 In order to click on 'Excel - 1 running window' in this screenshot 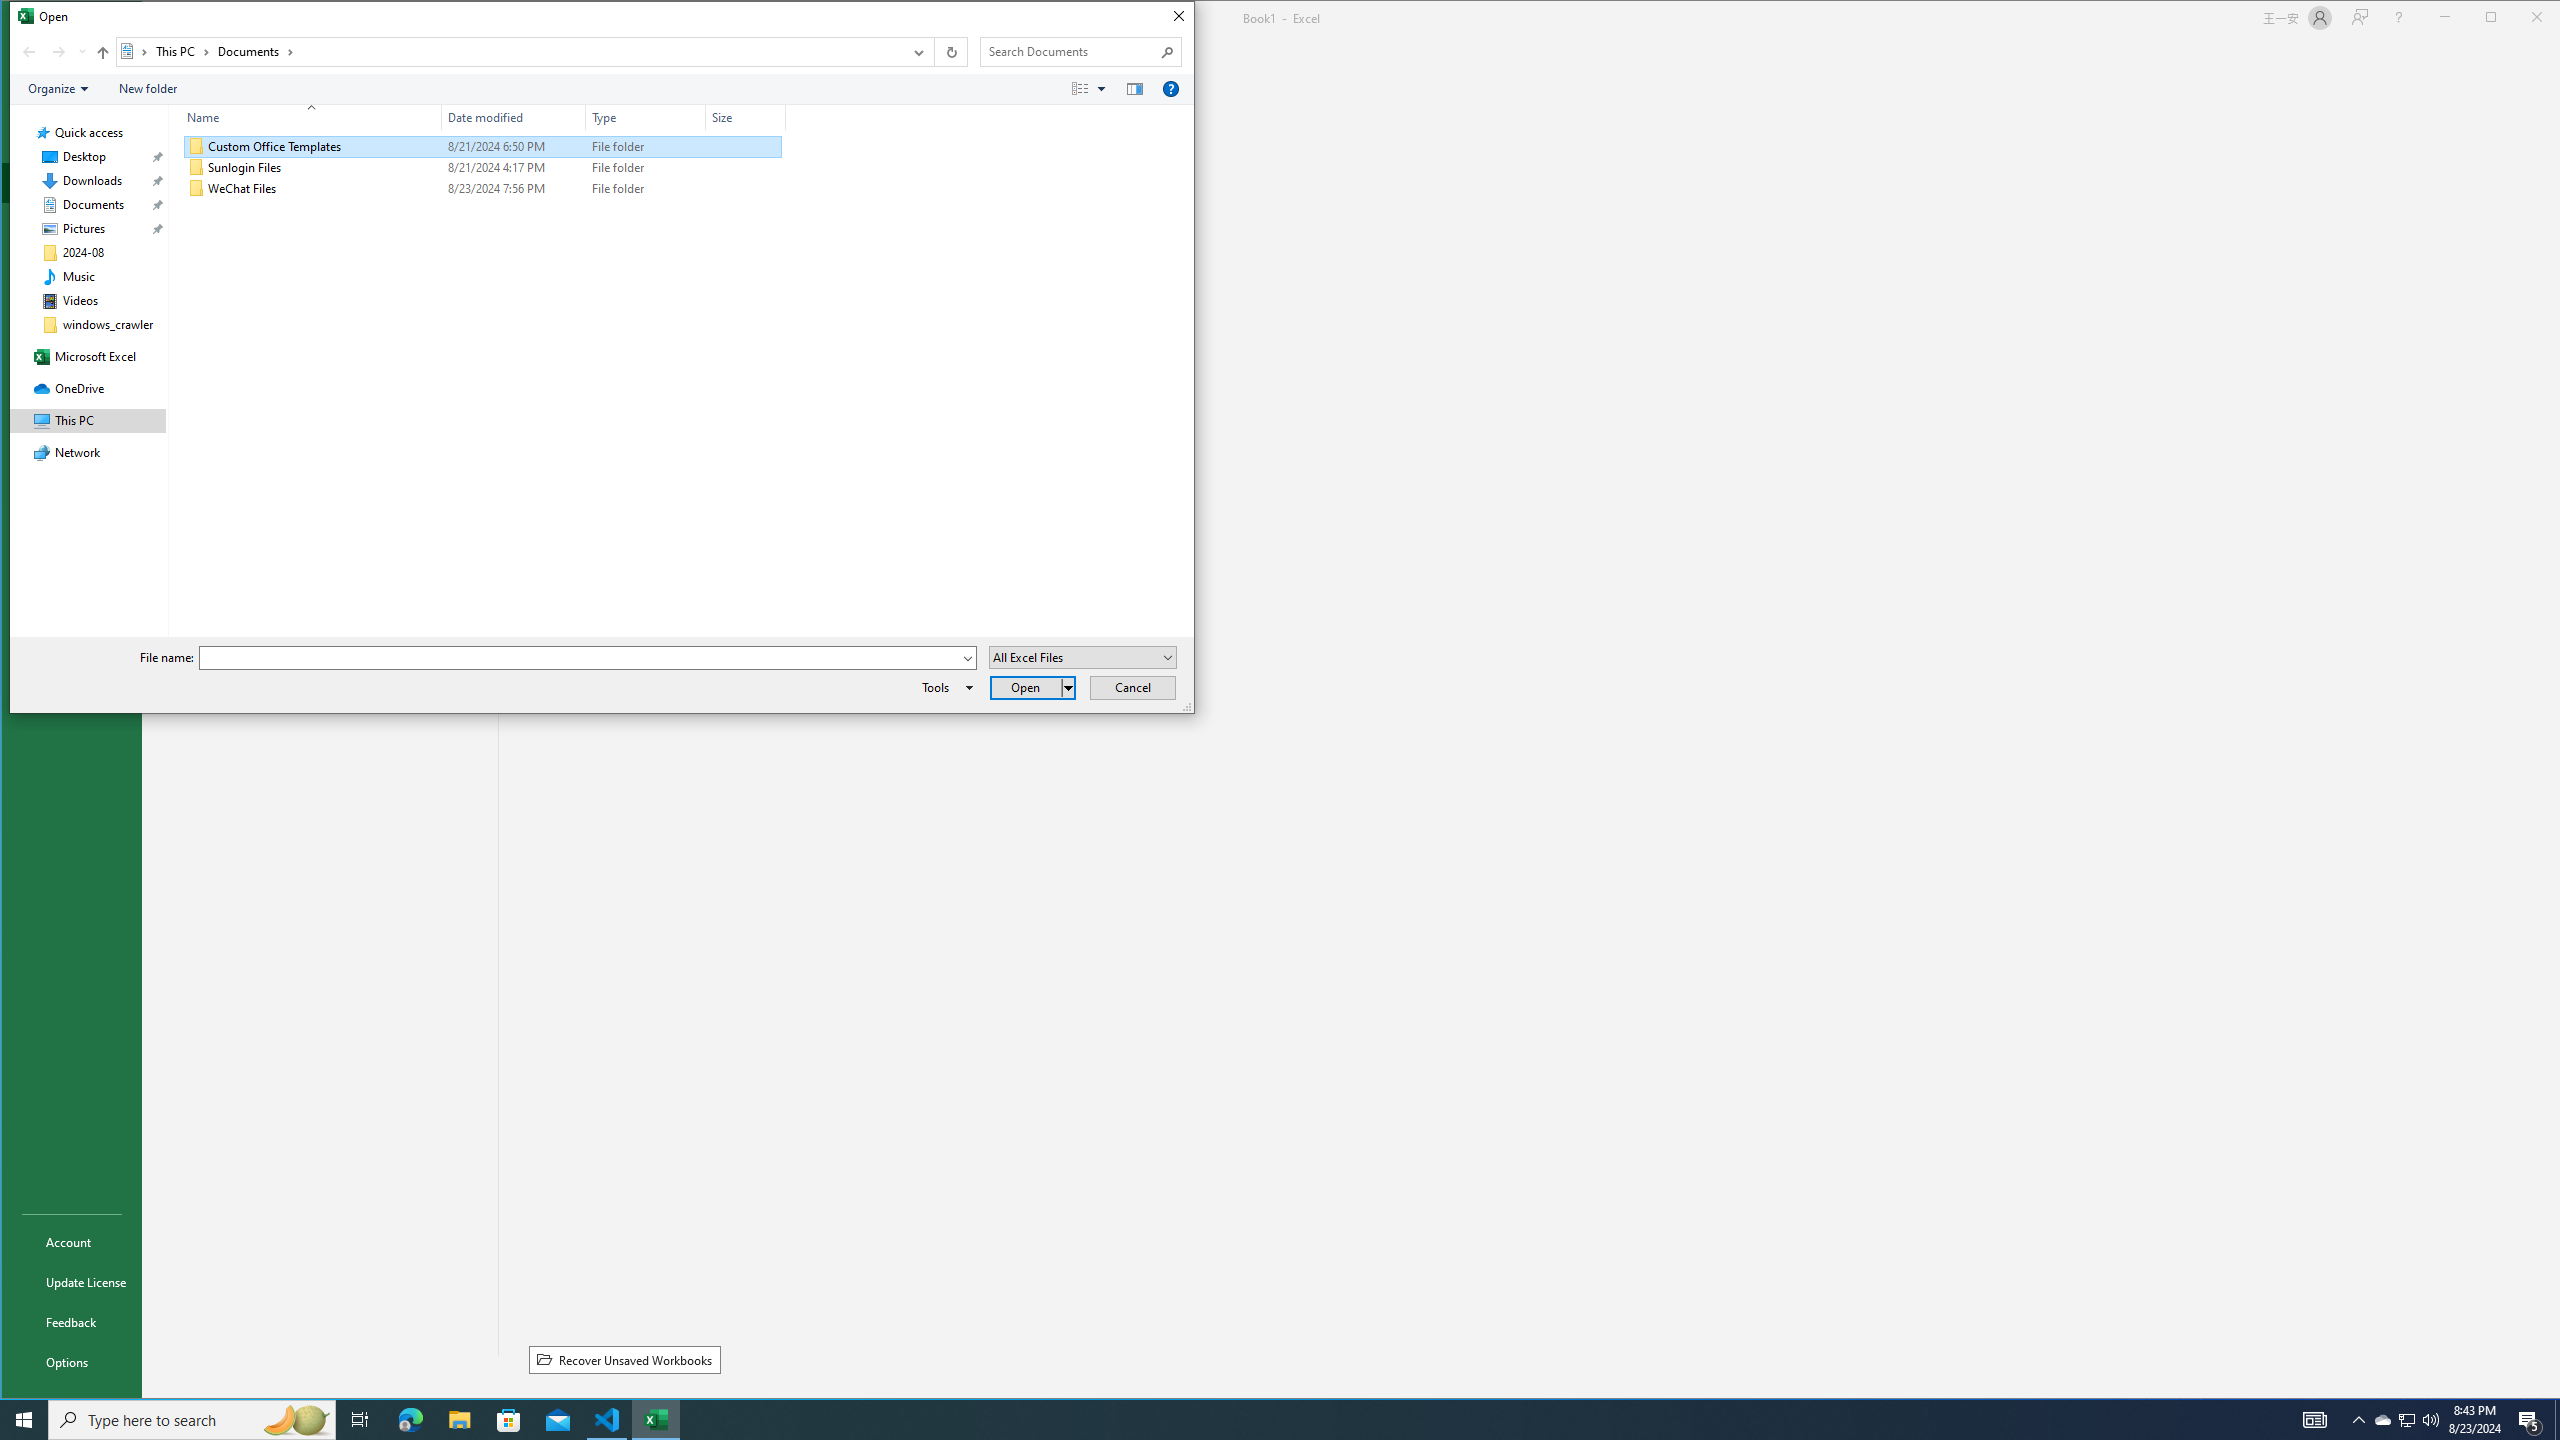, I will do `click(656, 1418)`.